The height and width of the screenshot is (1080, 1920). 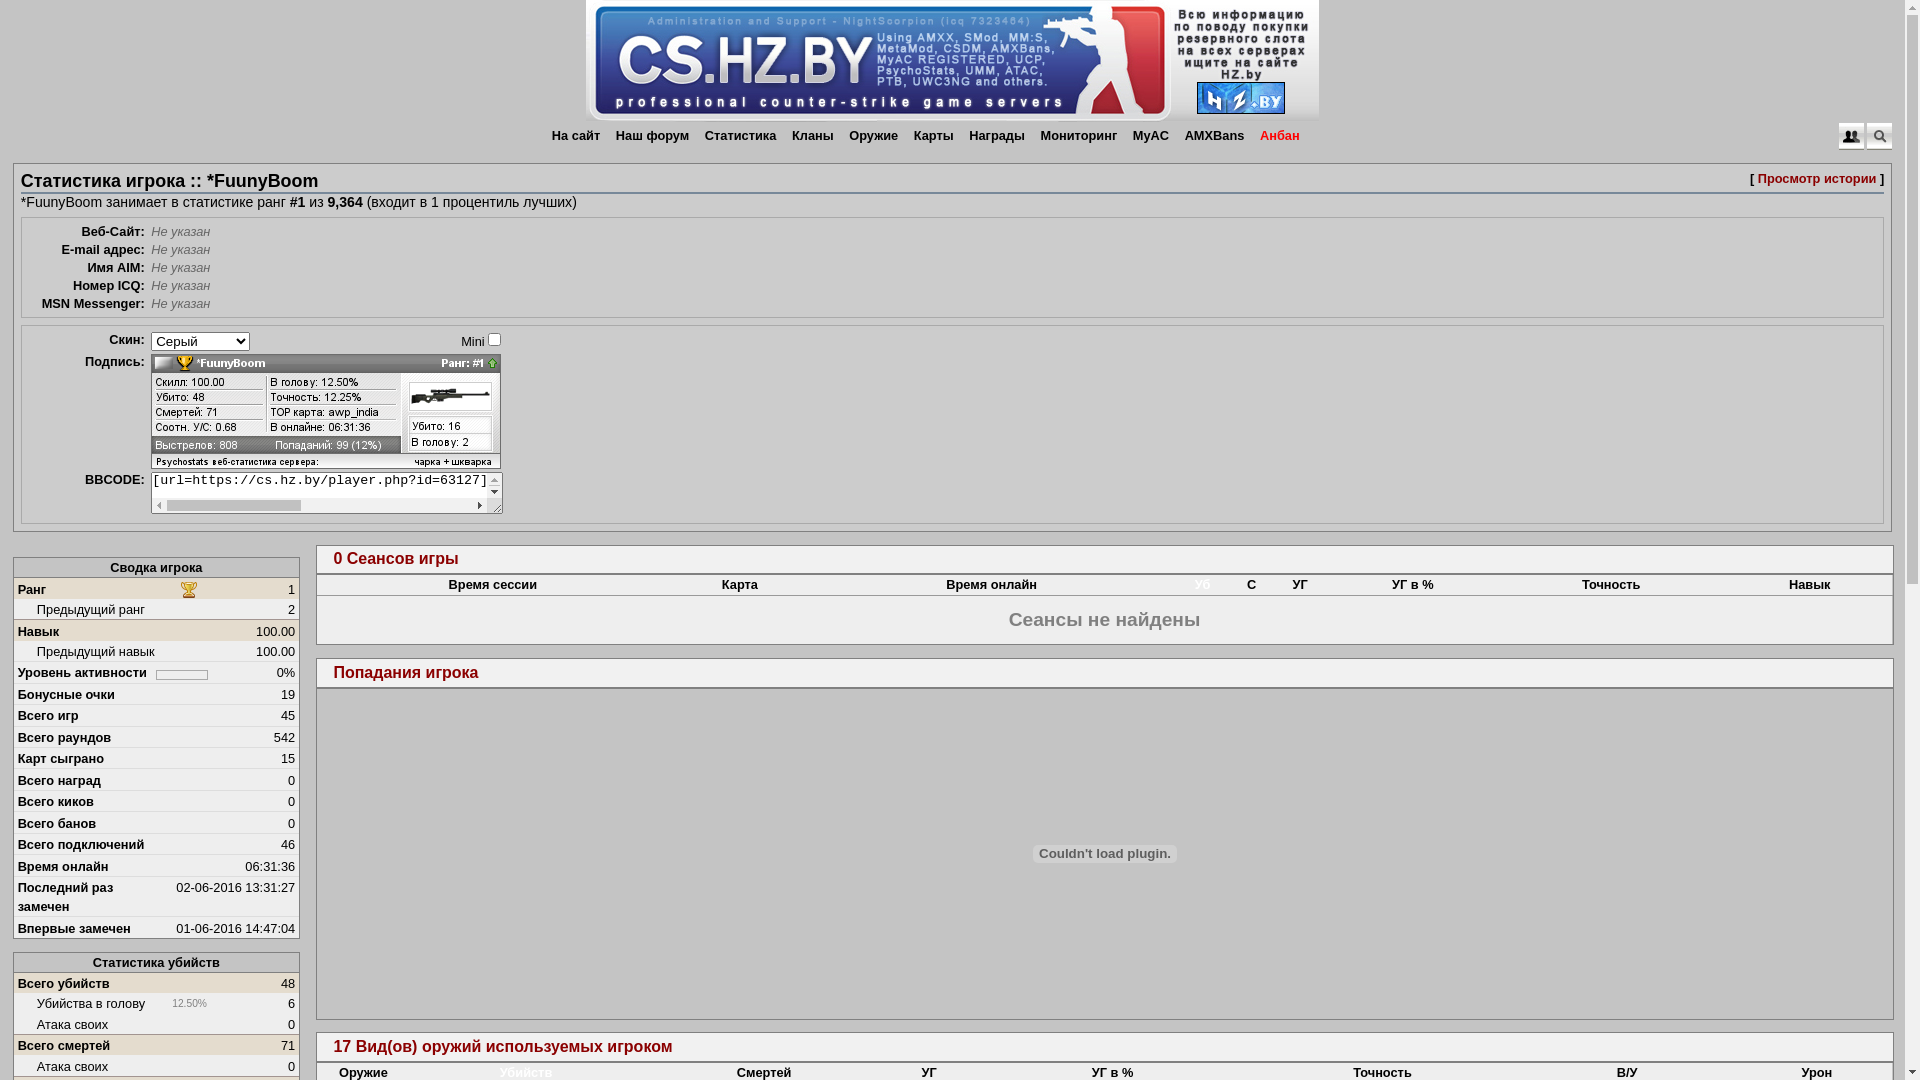 What do you see at coordinates (182, 675) in the screenshot?
I see `'0%'` at bounding box center [182, 675].